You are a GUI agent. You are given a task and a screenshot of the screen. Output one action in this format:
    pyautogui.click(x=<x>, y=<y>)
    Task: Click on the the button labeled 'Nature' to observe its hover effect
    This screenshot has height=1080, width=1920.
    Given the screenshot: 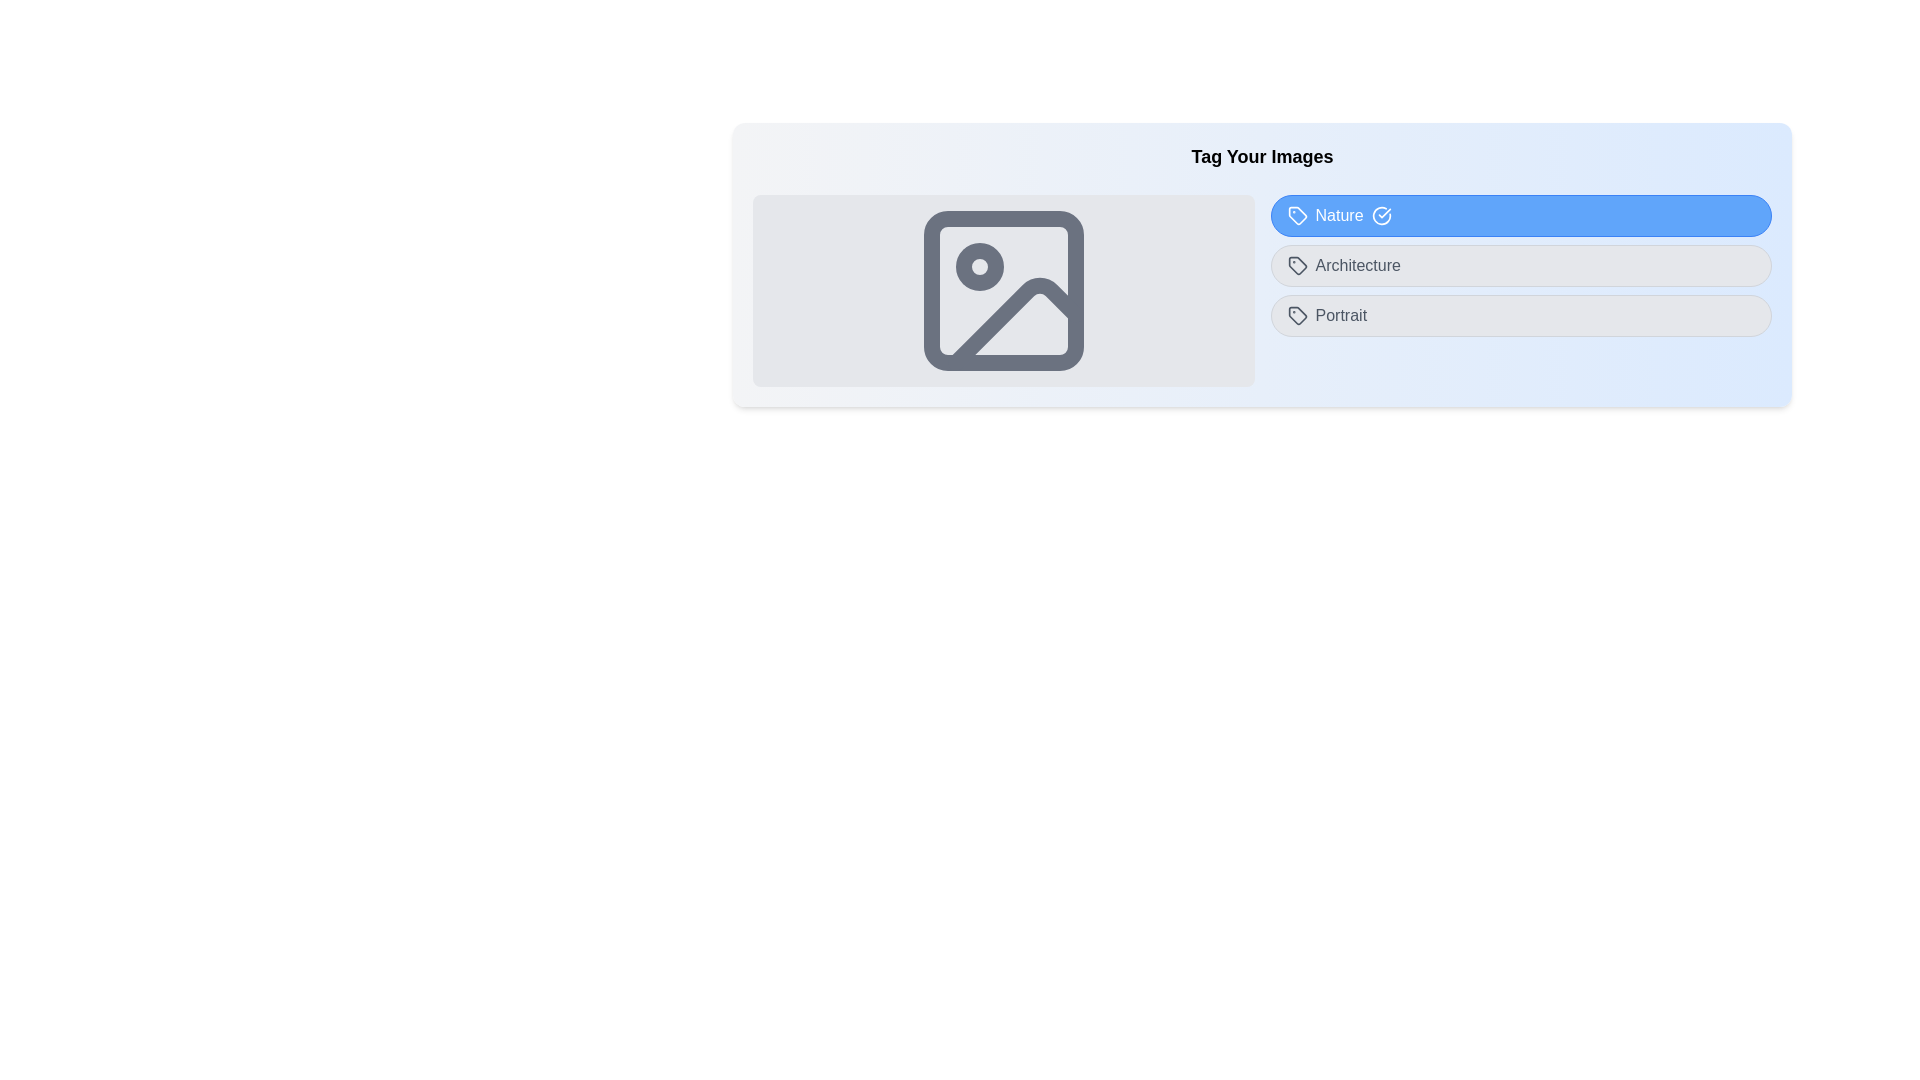 What is the action you would take?
    pyautogui.click(x=1520, y=216)
    